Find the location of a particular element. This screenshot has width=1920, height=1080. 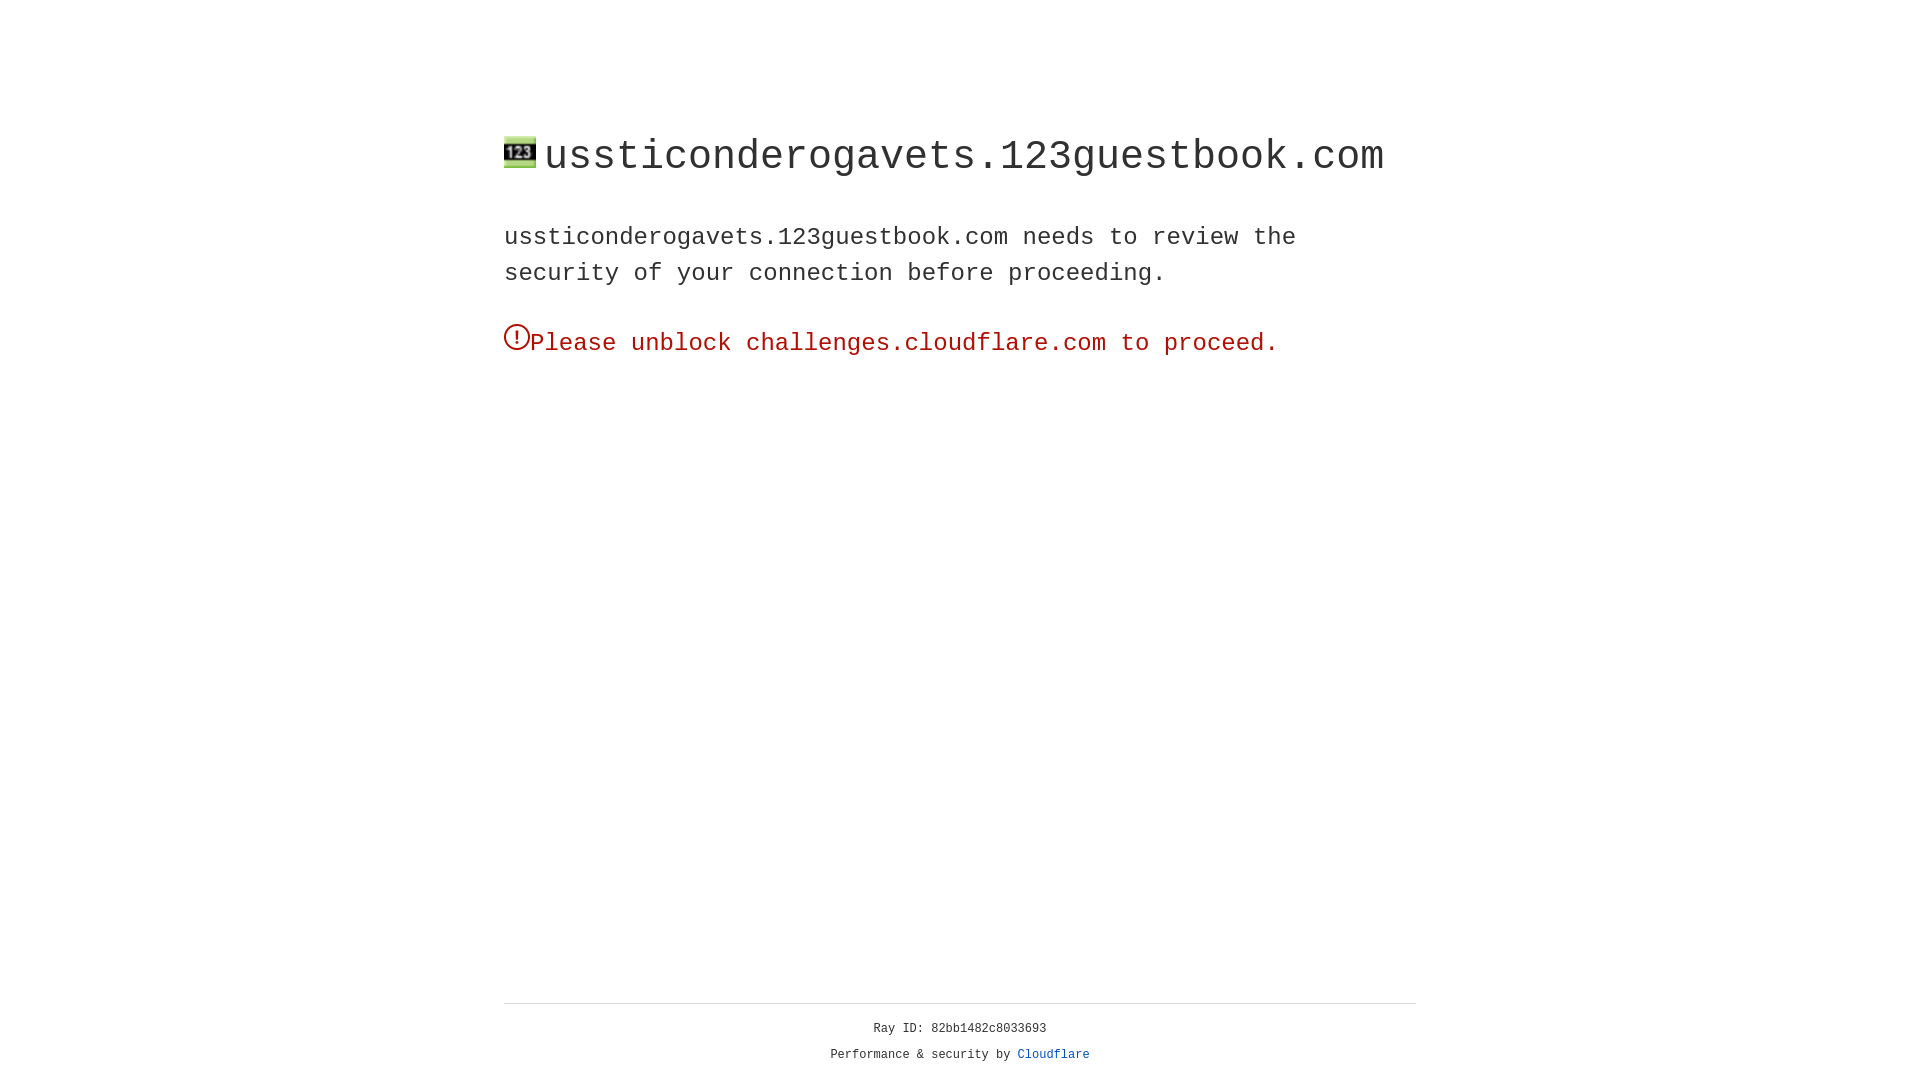

'Cloudflare' is located at coordinates (1053, 1054).